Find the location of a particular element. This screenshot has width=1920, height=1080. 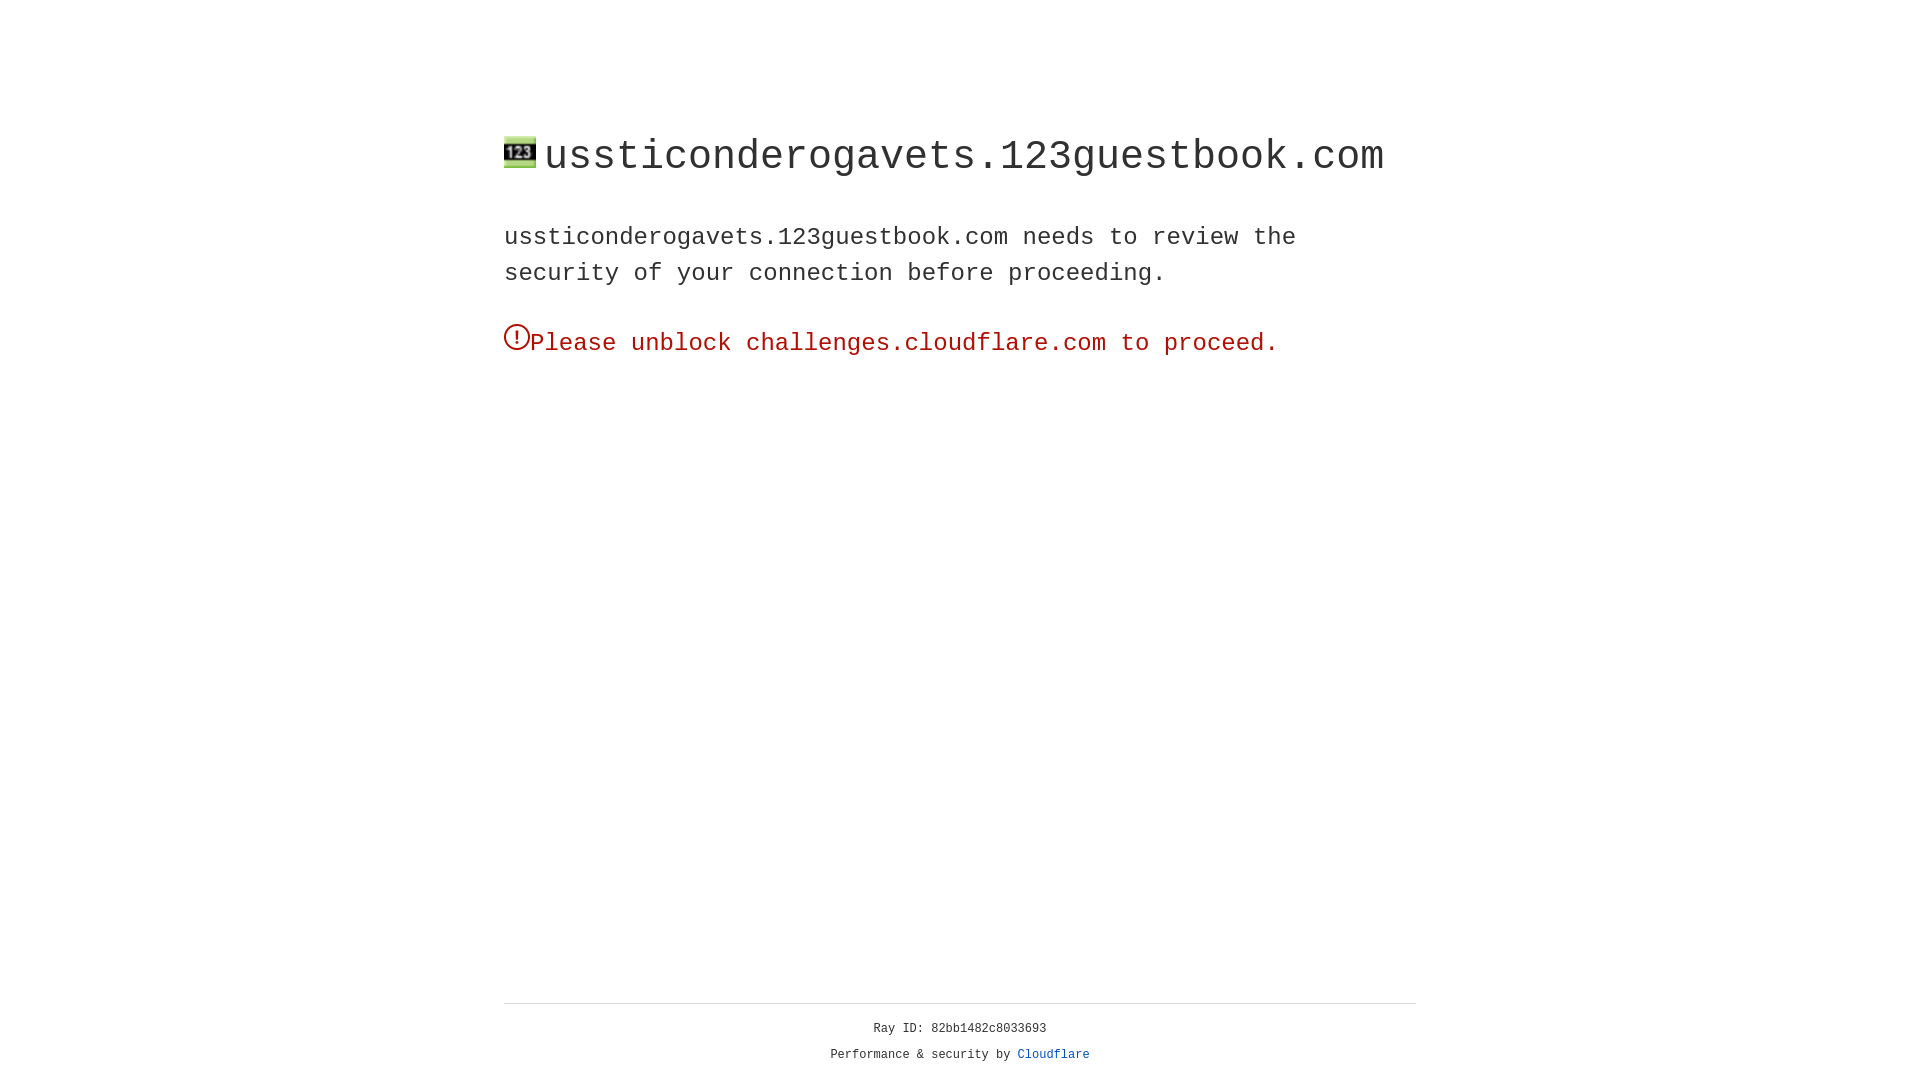

'Cloudflare' is located at coordinates (1053, 1054).